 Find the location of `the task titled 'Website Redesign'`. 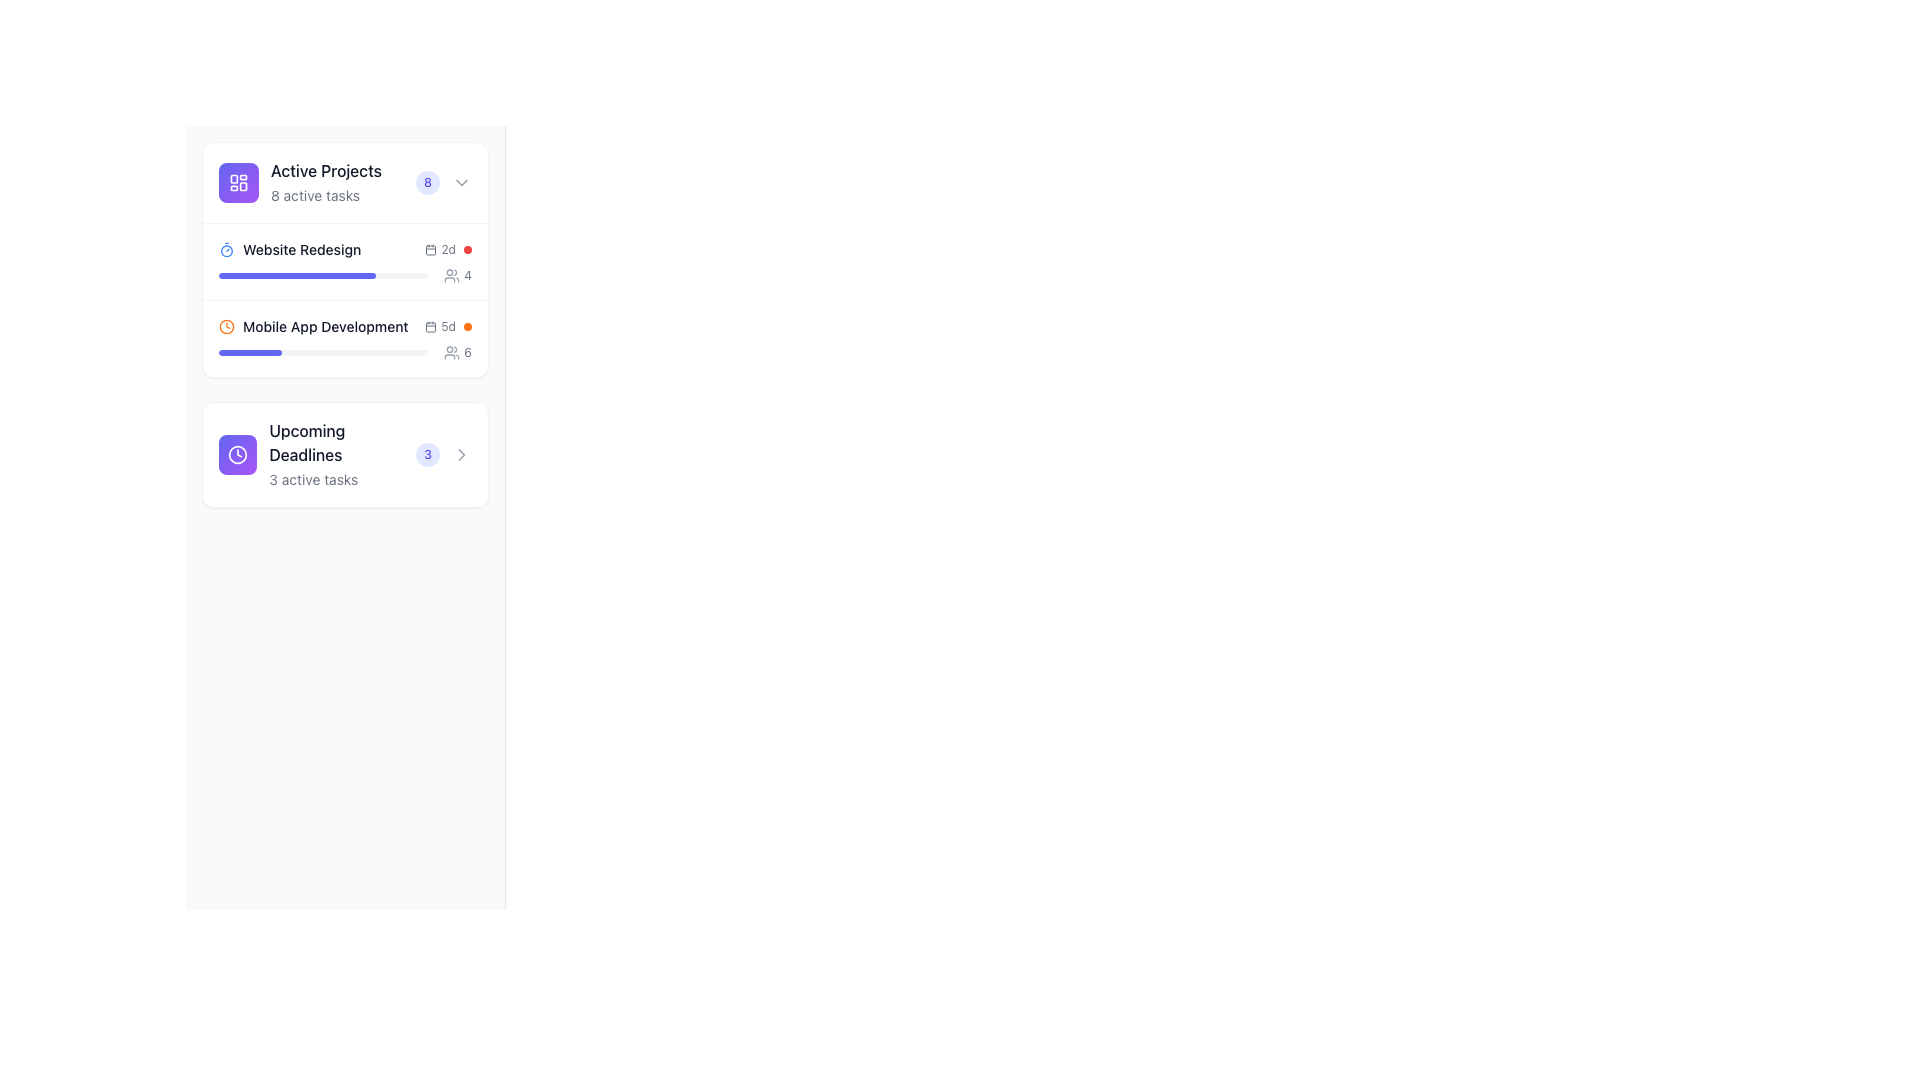

the task titled 'Website Redesign' is located at coordinates (345, 249).